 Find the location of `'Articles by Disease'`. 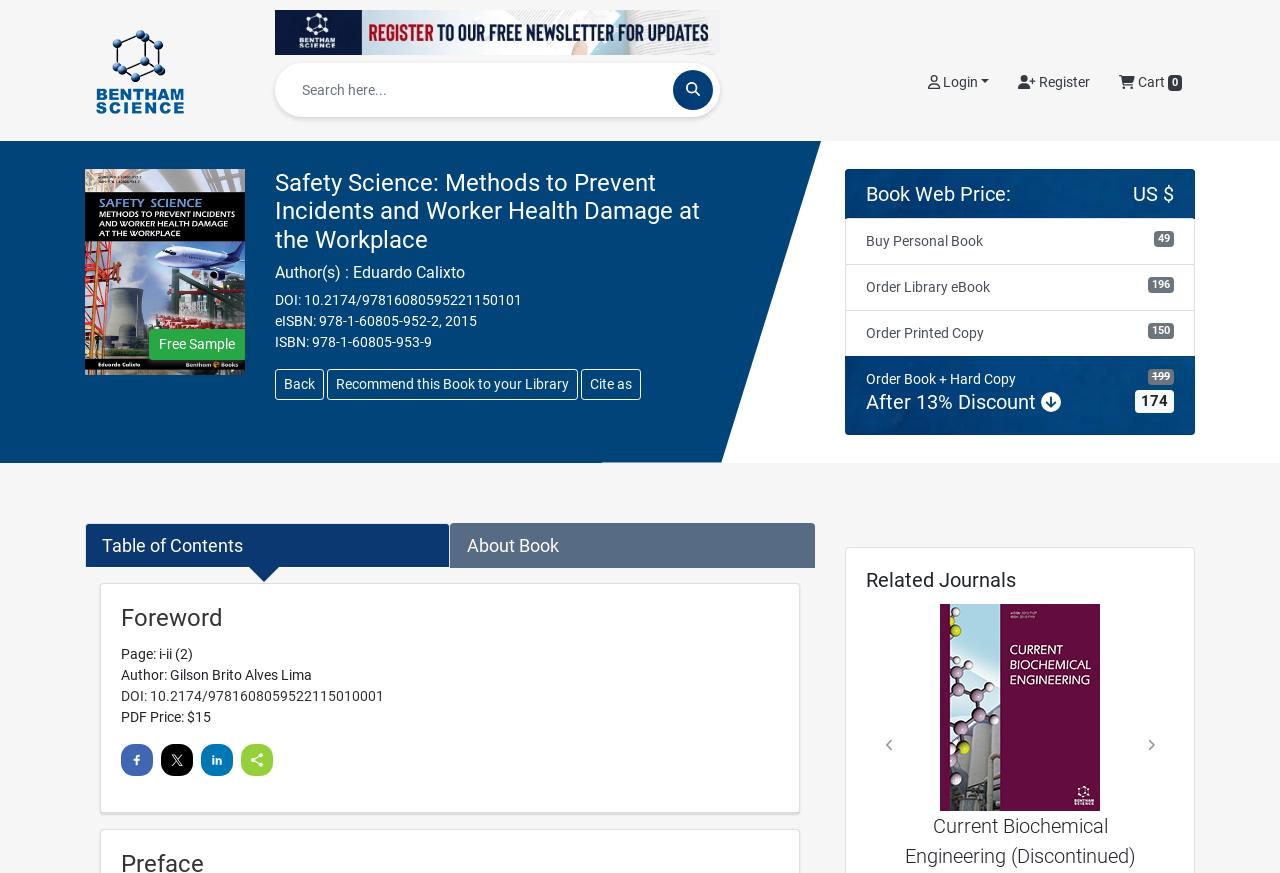

'Articles by Disease' is located at coordinates (737, 23).